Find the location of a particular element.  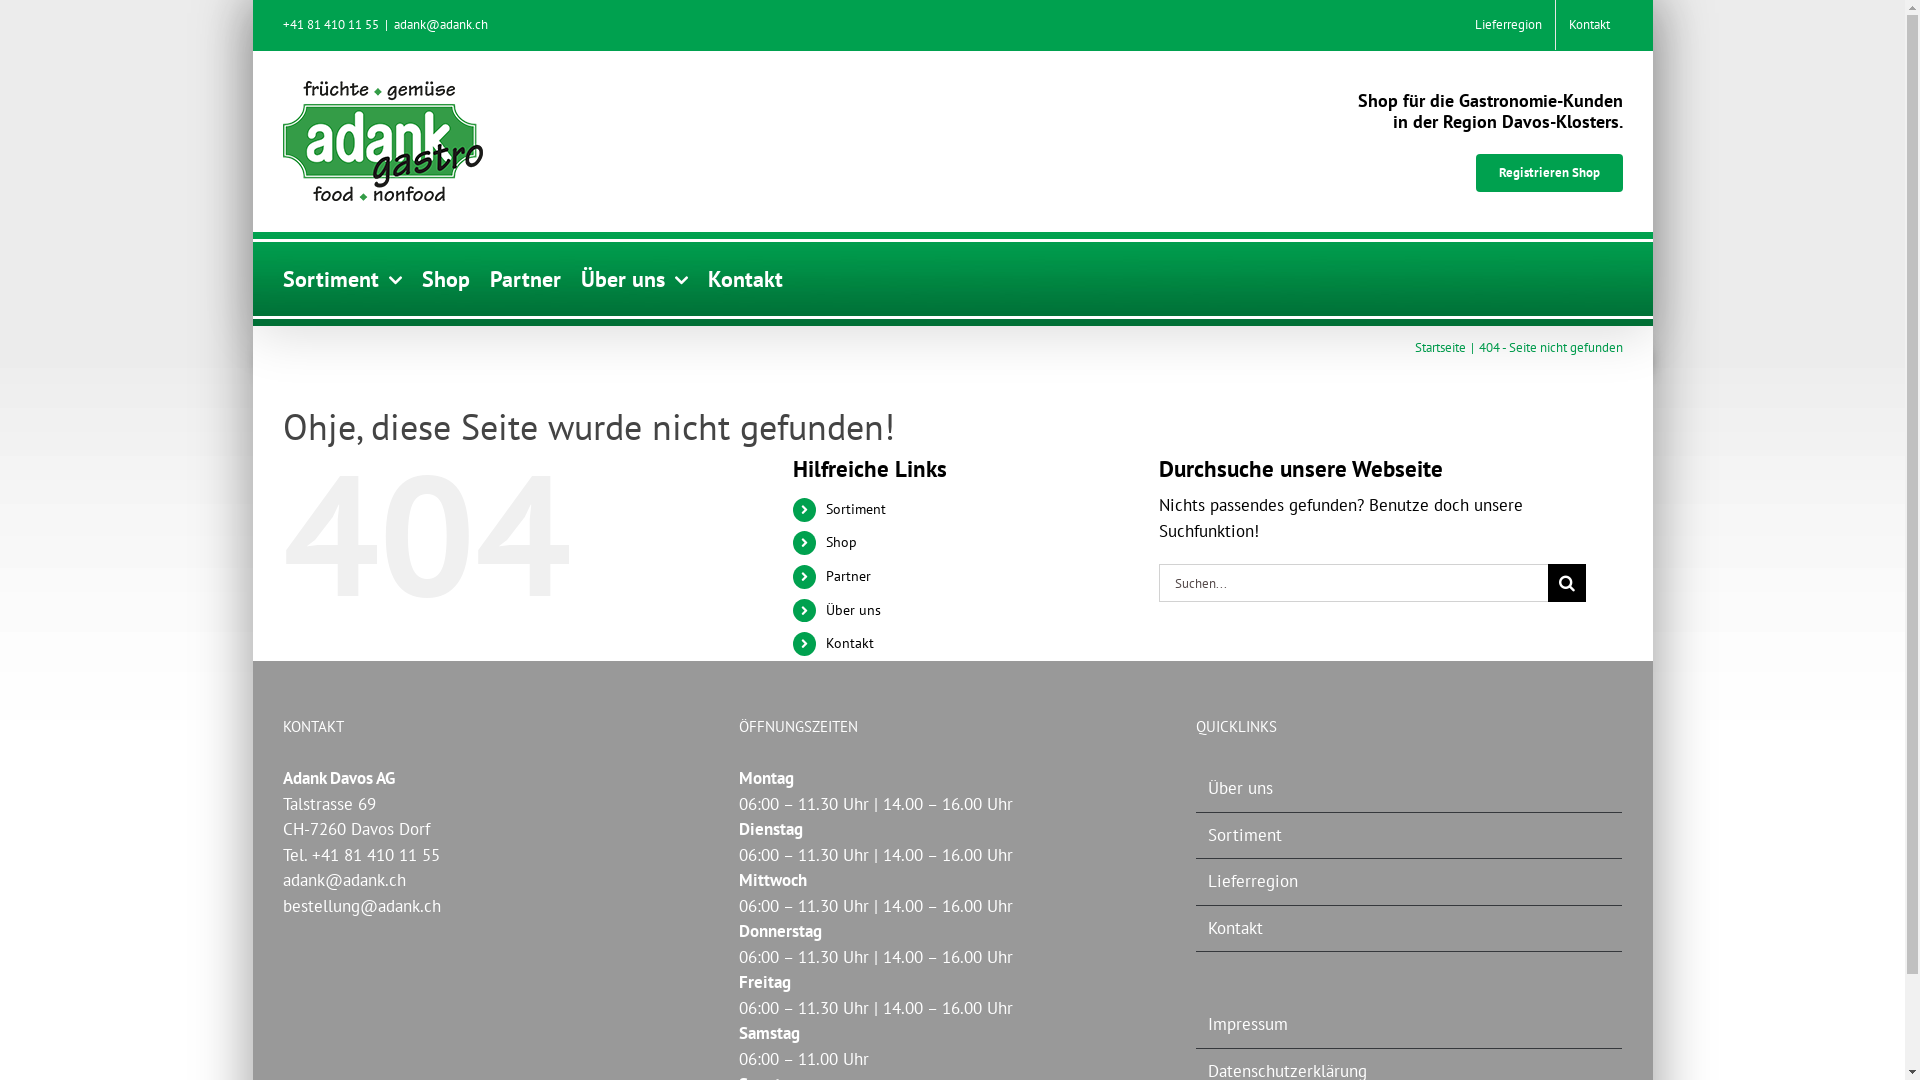

'Shop' is located at coordinates (445, 278).